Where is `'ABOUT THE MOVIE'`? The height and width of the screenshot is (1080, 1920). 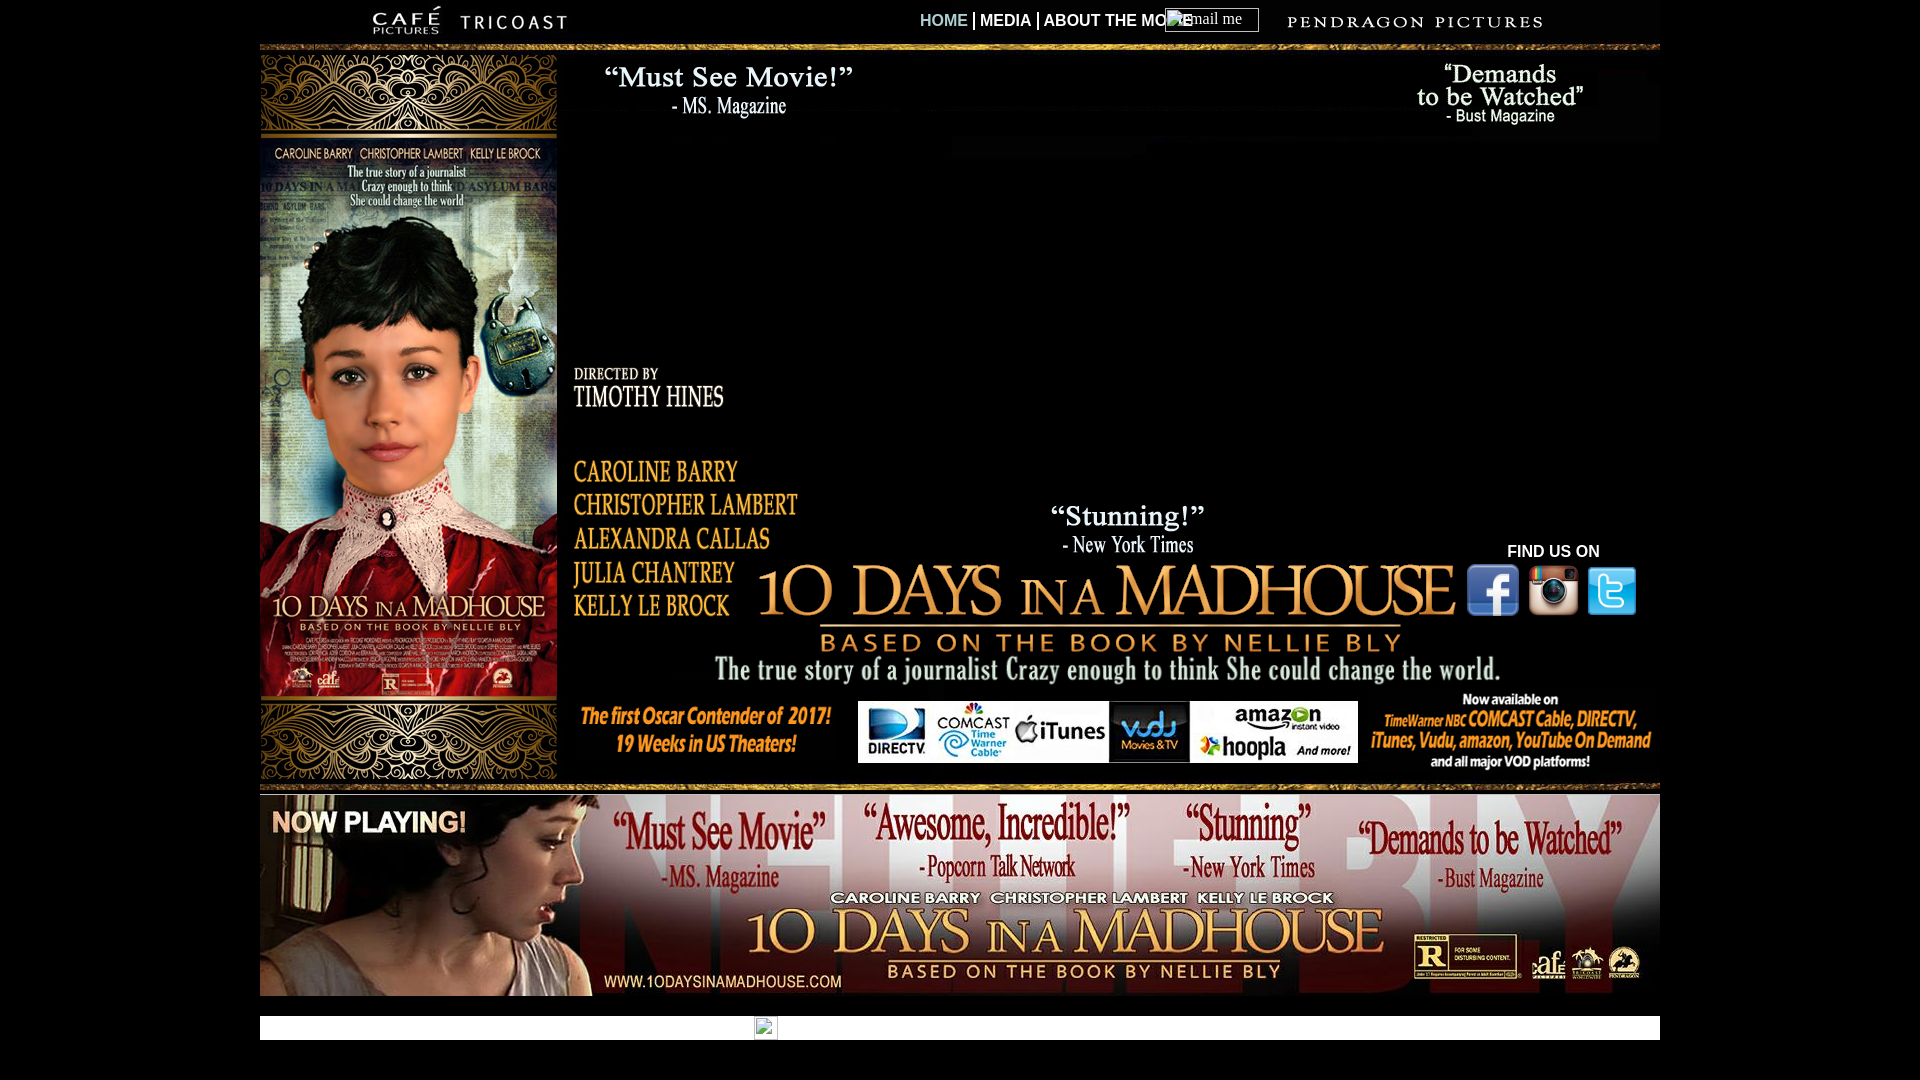 'ABOUT THE MOVIE' is located at coordinates (1115, 20).